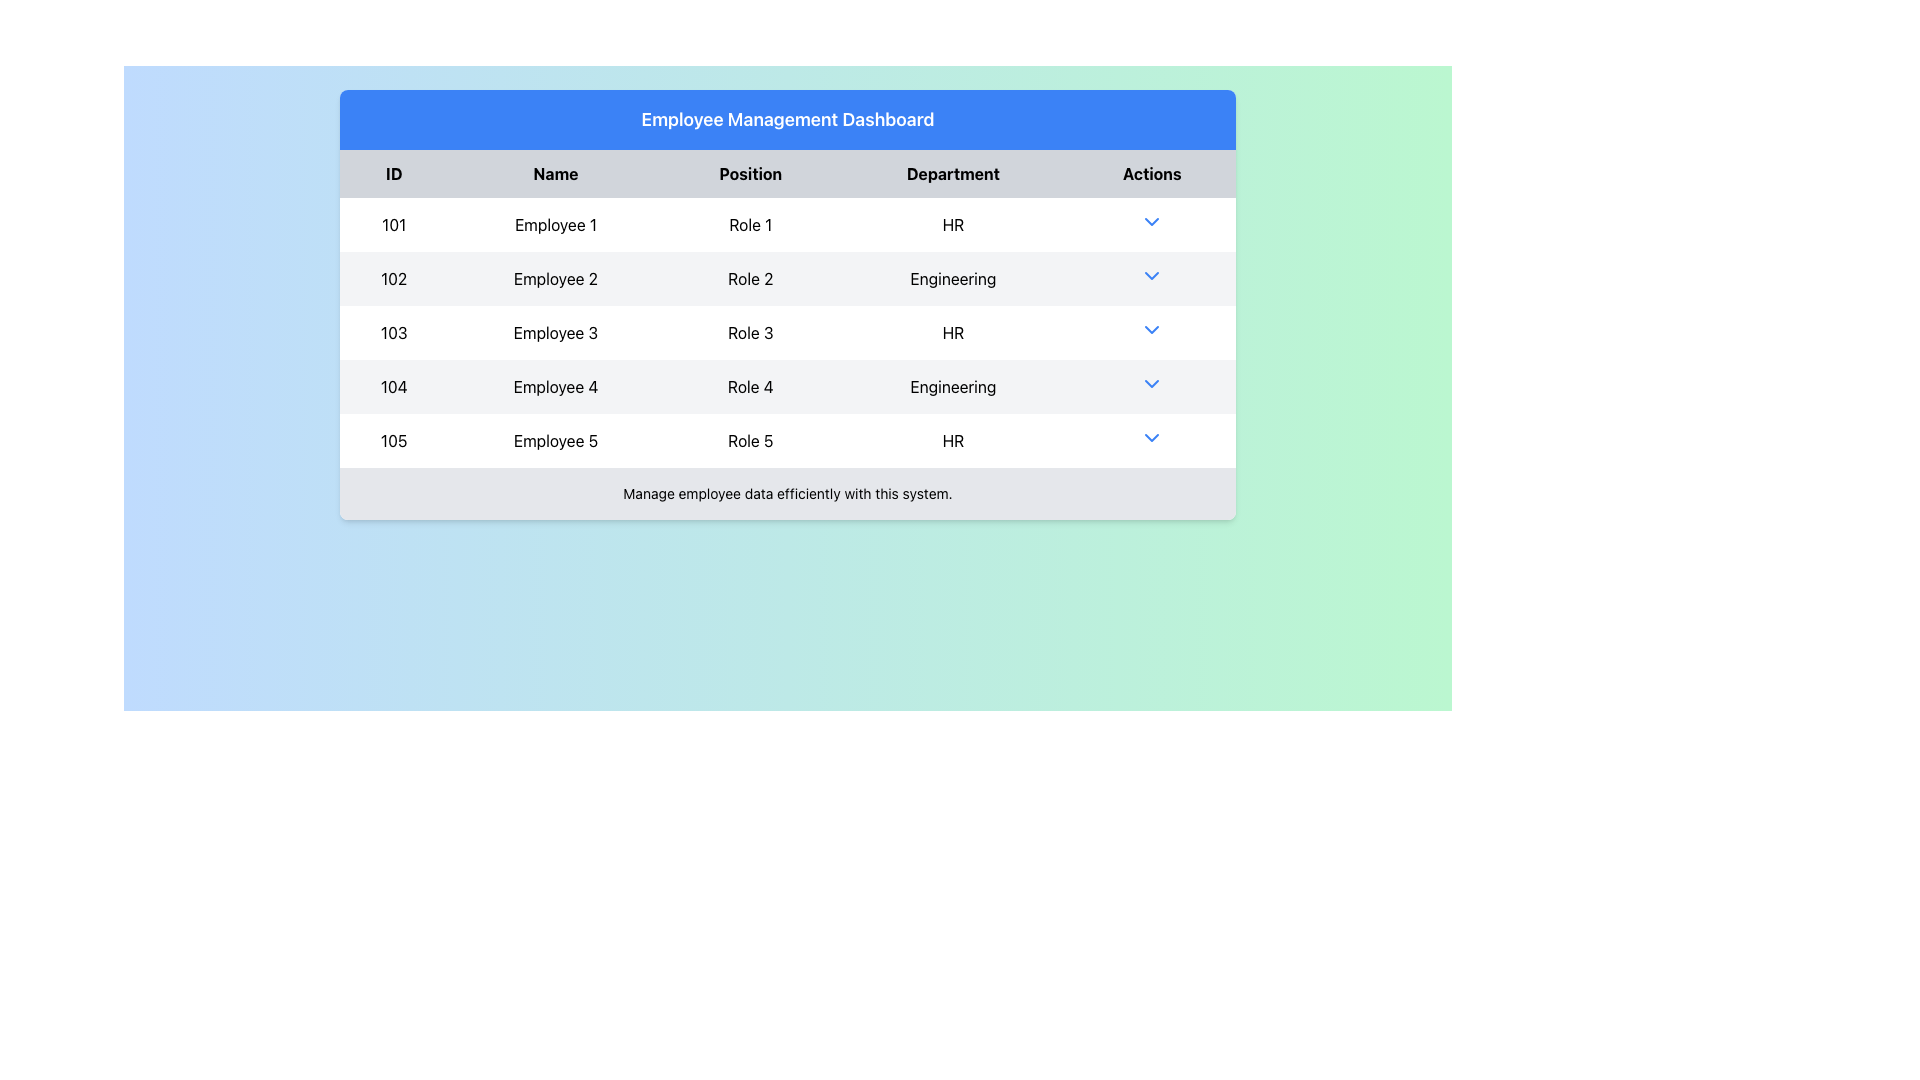 This screenshot has height=1080, width=1920. Describe the element at coordinates (1152, 384) in the screenshot. I see `the blue downward-facing chevron icon in the 'Actions' column of the fourth row` at that location.